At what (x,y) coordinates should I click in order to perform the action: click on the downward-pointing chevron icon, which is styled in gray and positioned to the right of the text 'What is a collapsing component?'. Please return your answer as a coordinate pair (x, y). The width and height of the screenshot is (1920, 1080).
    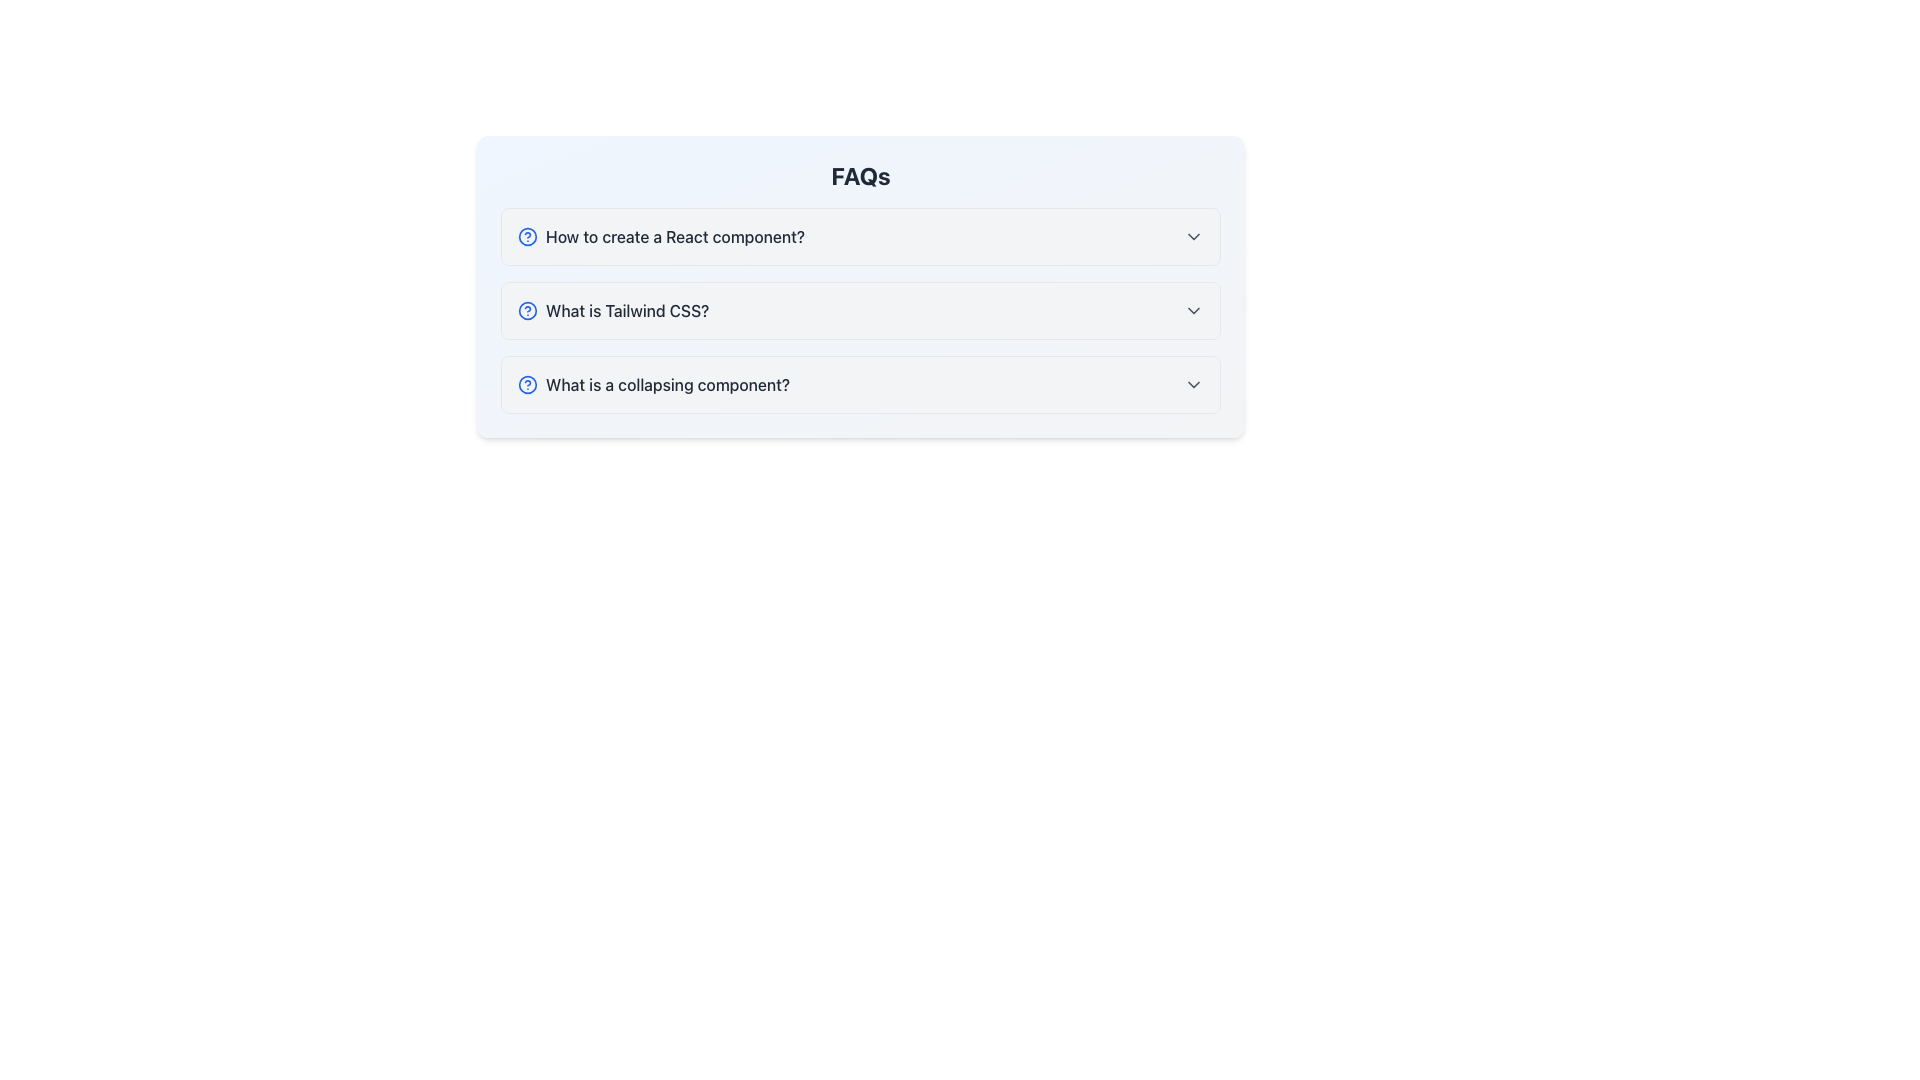
    Looking at the image, I should click on (1194, 385).